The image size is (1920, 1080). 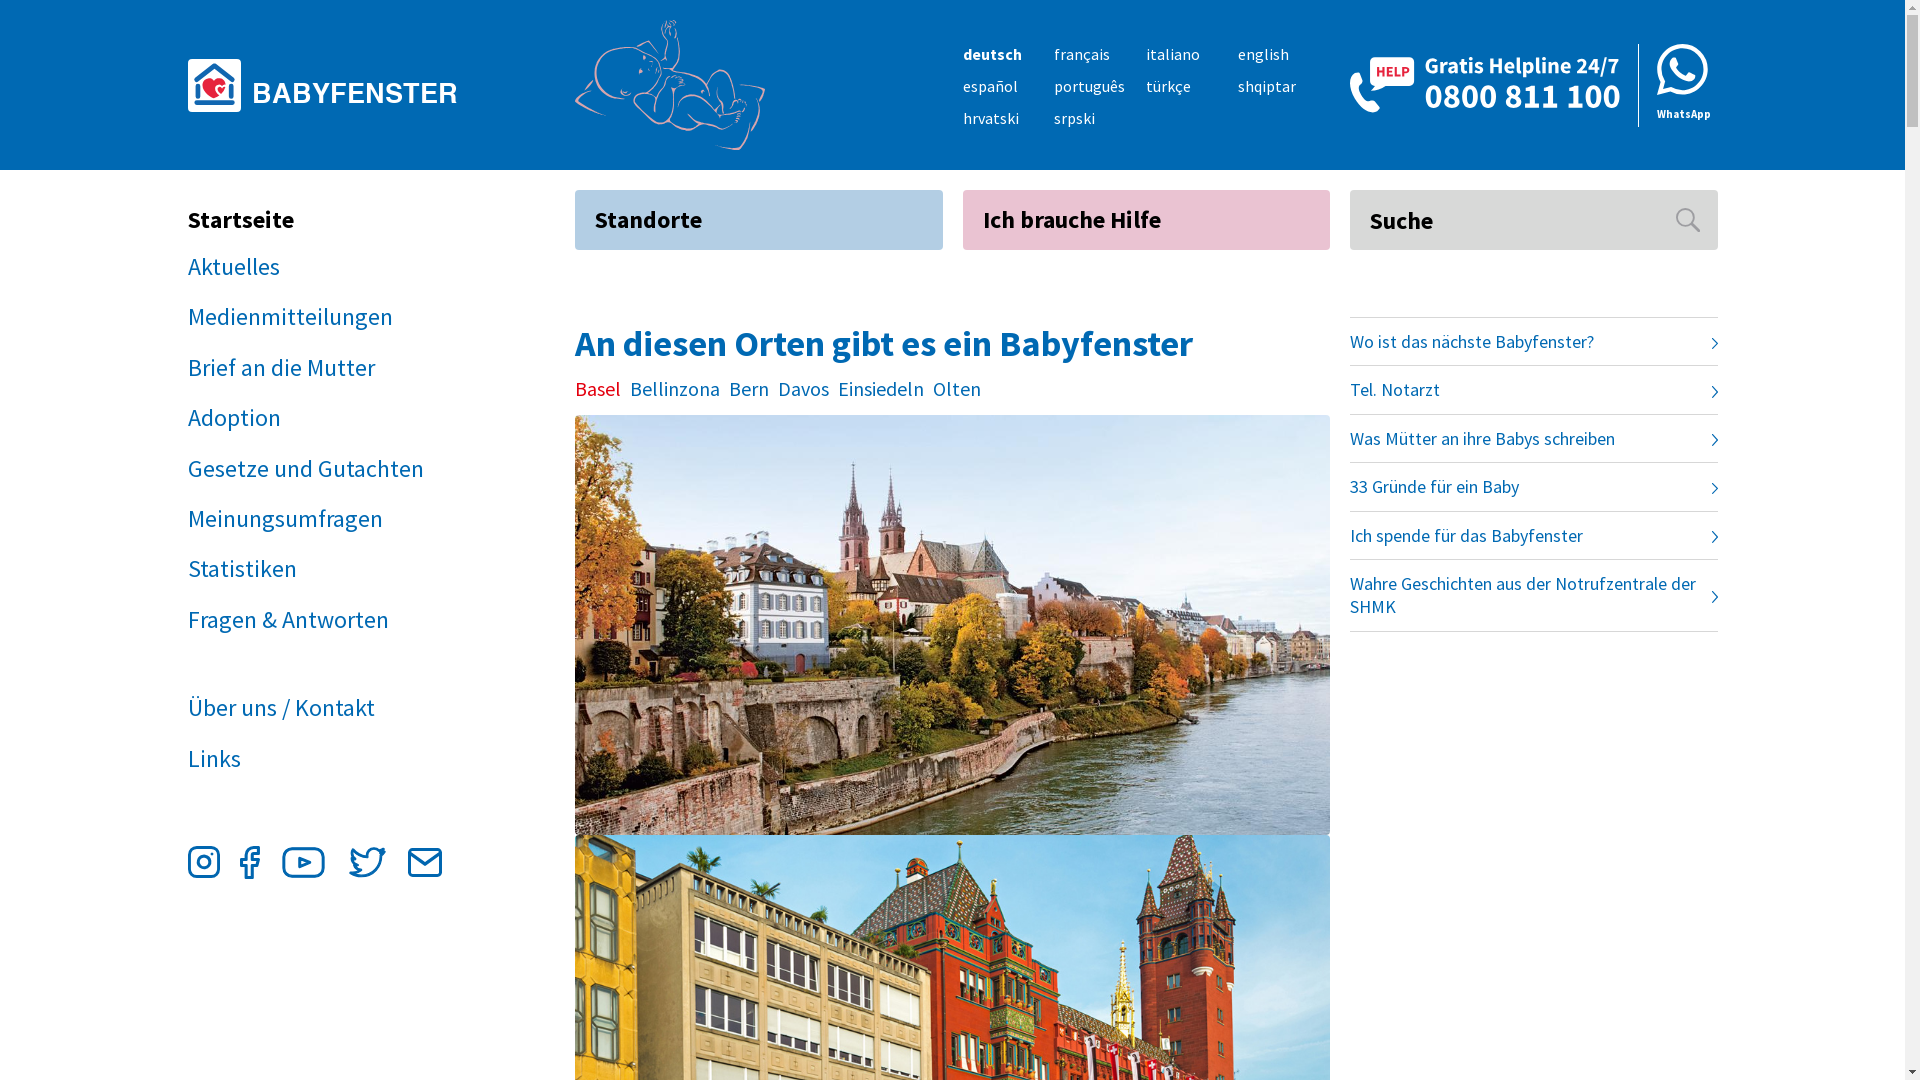 What do you see at coordinates (335, 619) in the screenshot?
I see `'Fragen & Antworten'` at bounding box center [335, 619].